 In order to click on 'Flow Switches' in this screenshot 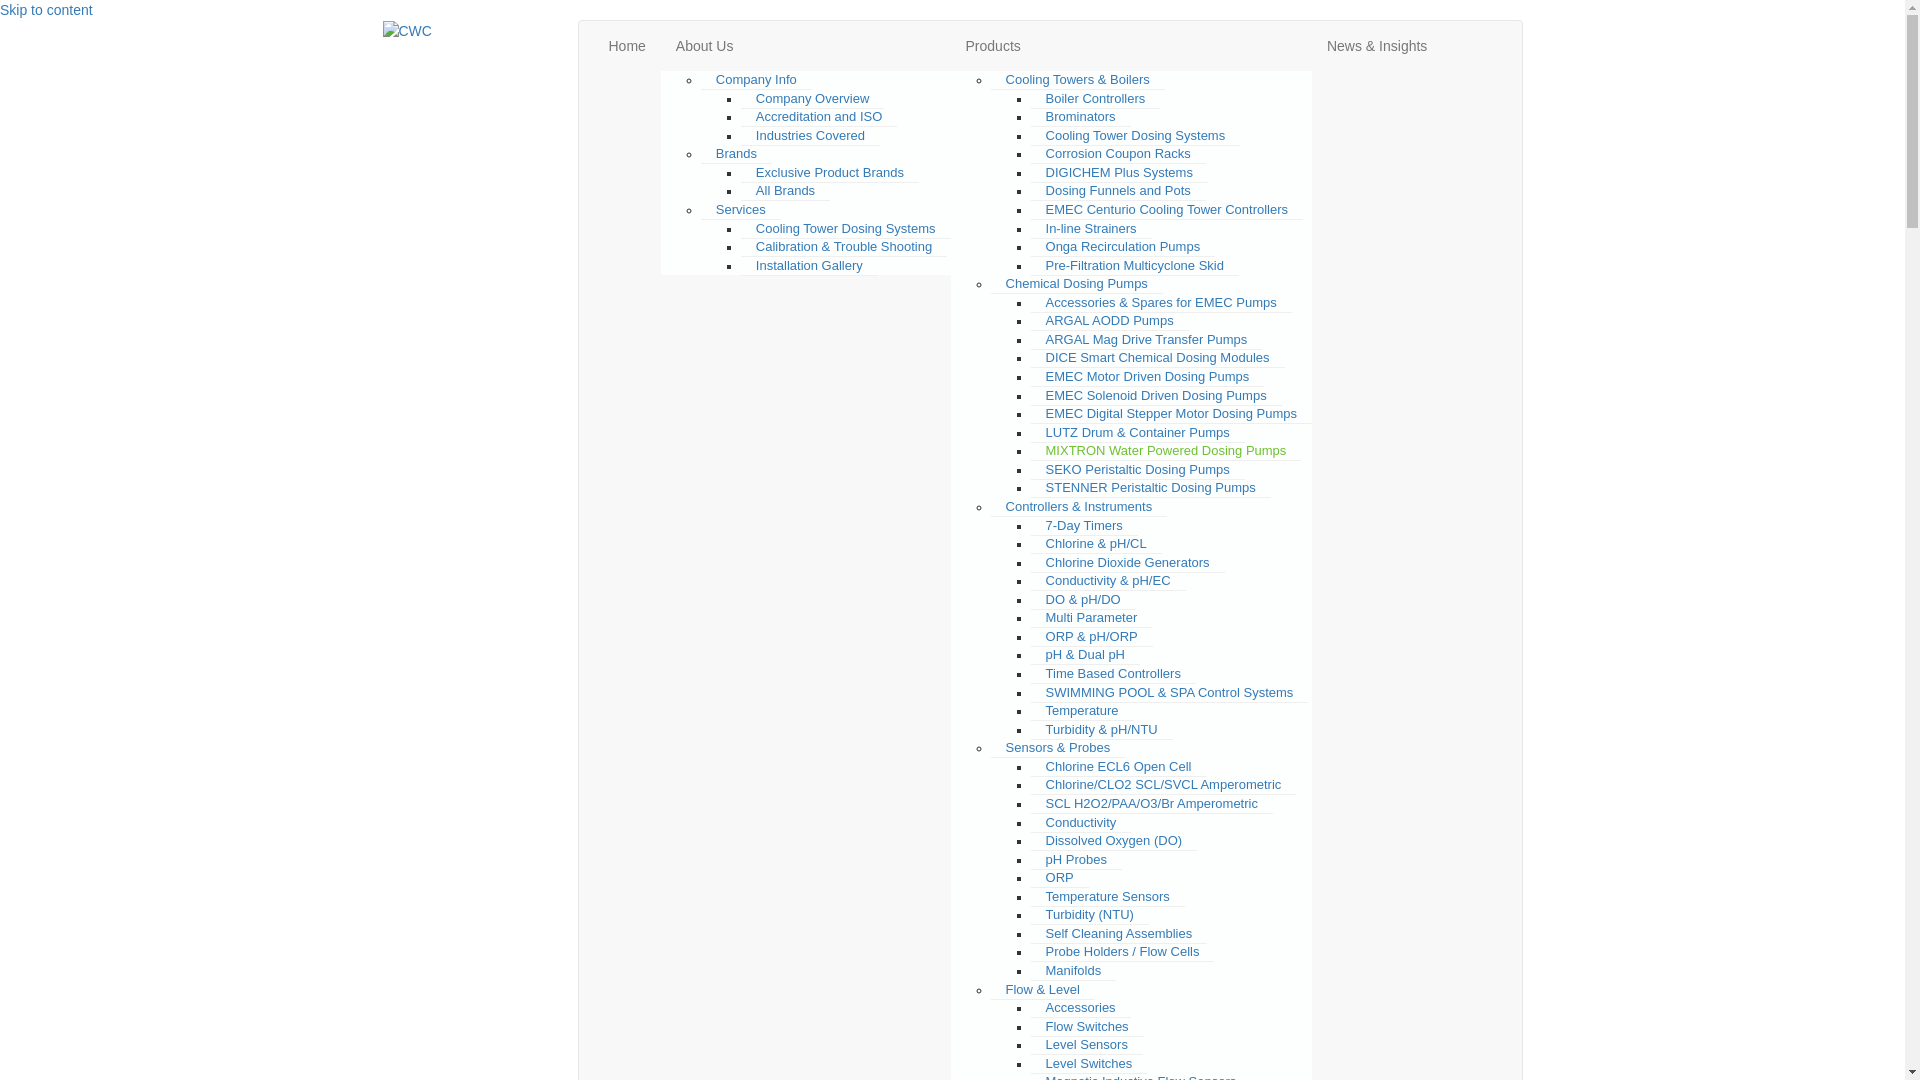, I will do `click(1086, 1026)`.